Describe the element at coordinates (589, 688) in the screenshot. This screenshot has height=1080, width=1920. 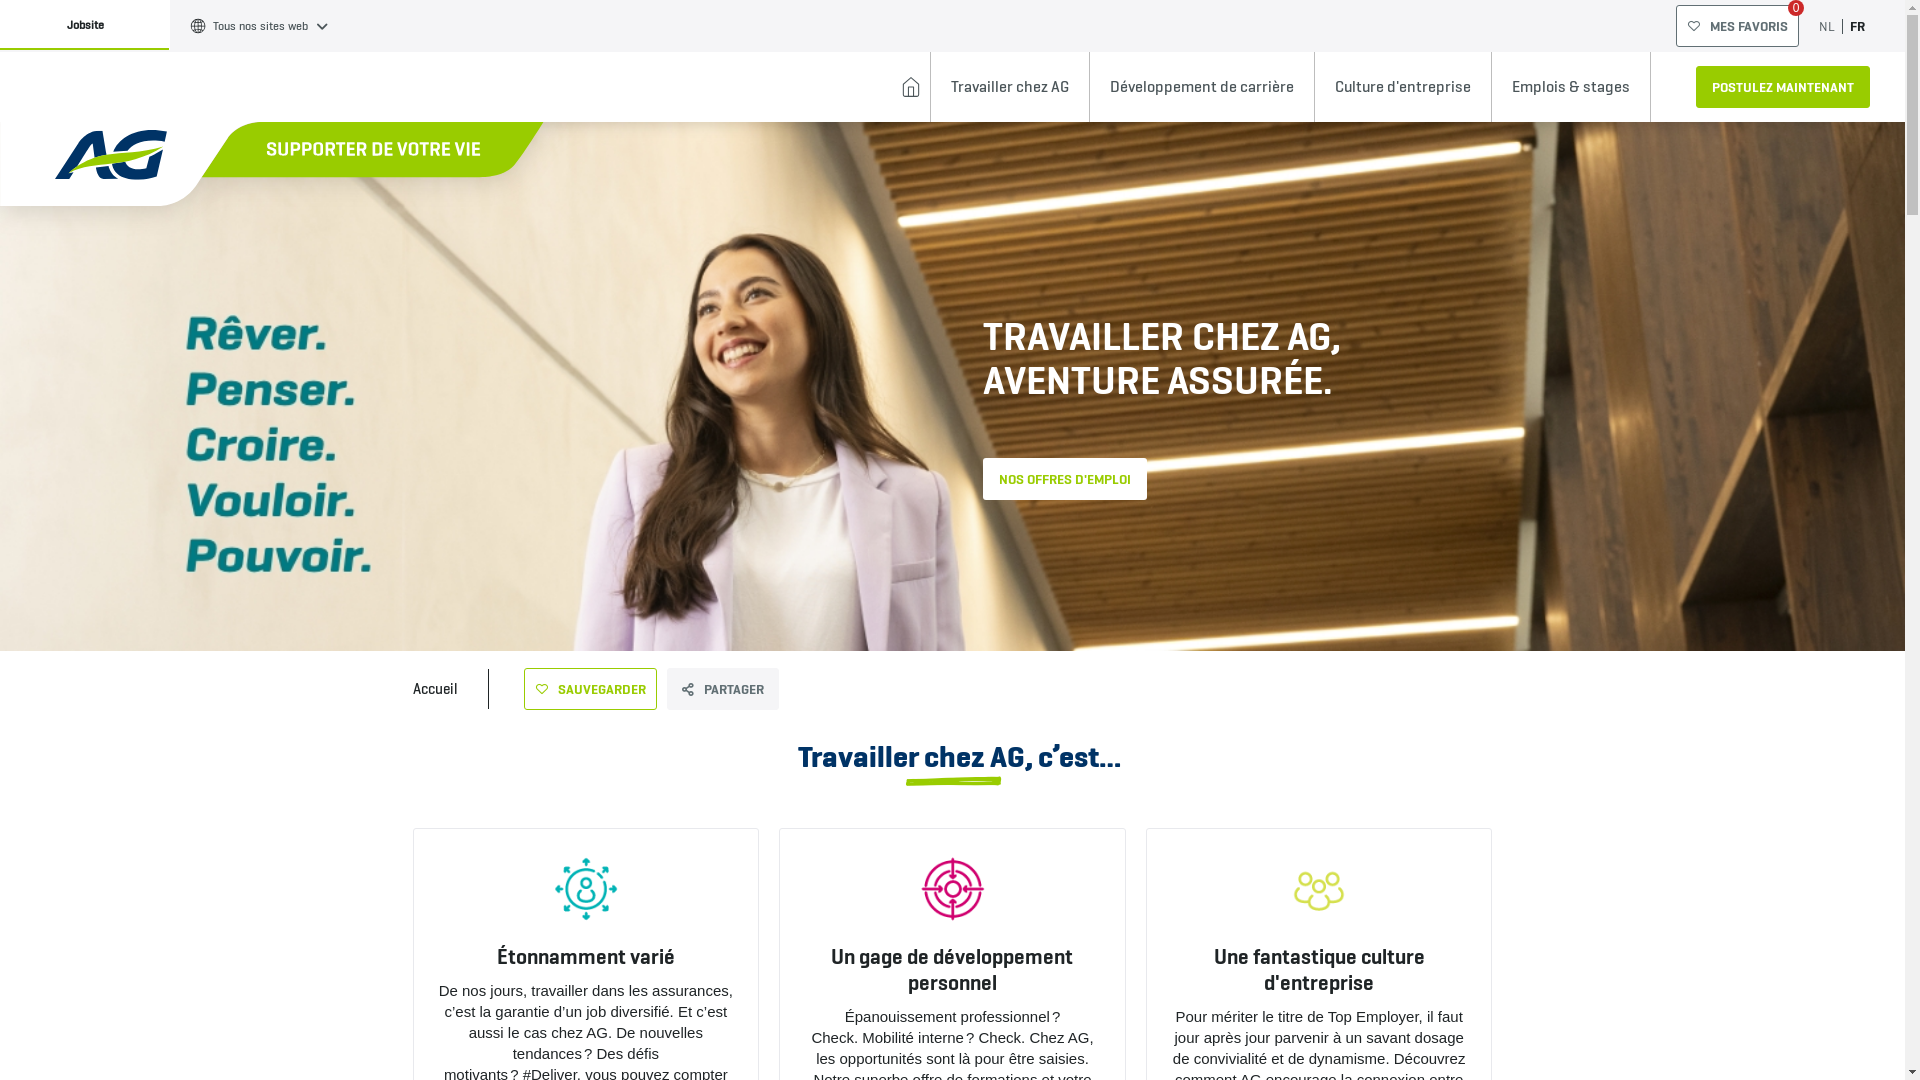
I see `'SAUVEGARDER'` at that location.